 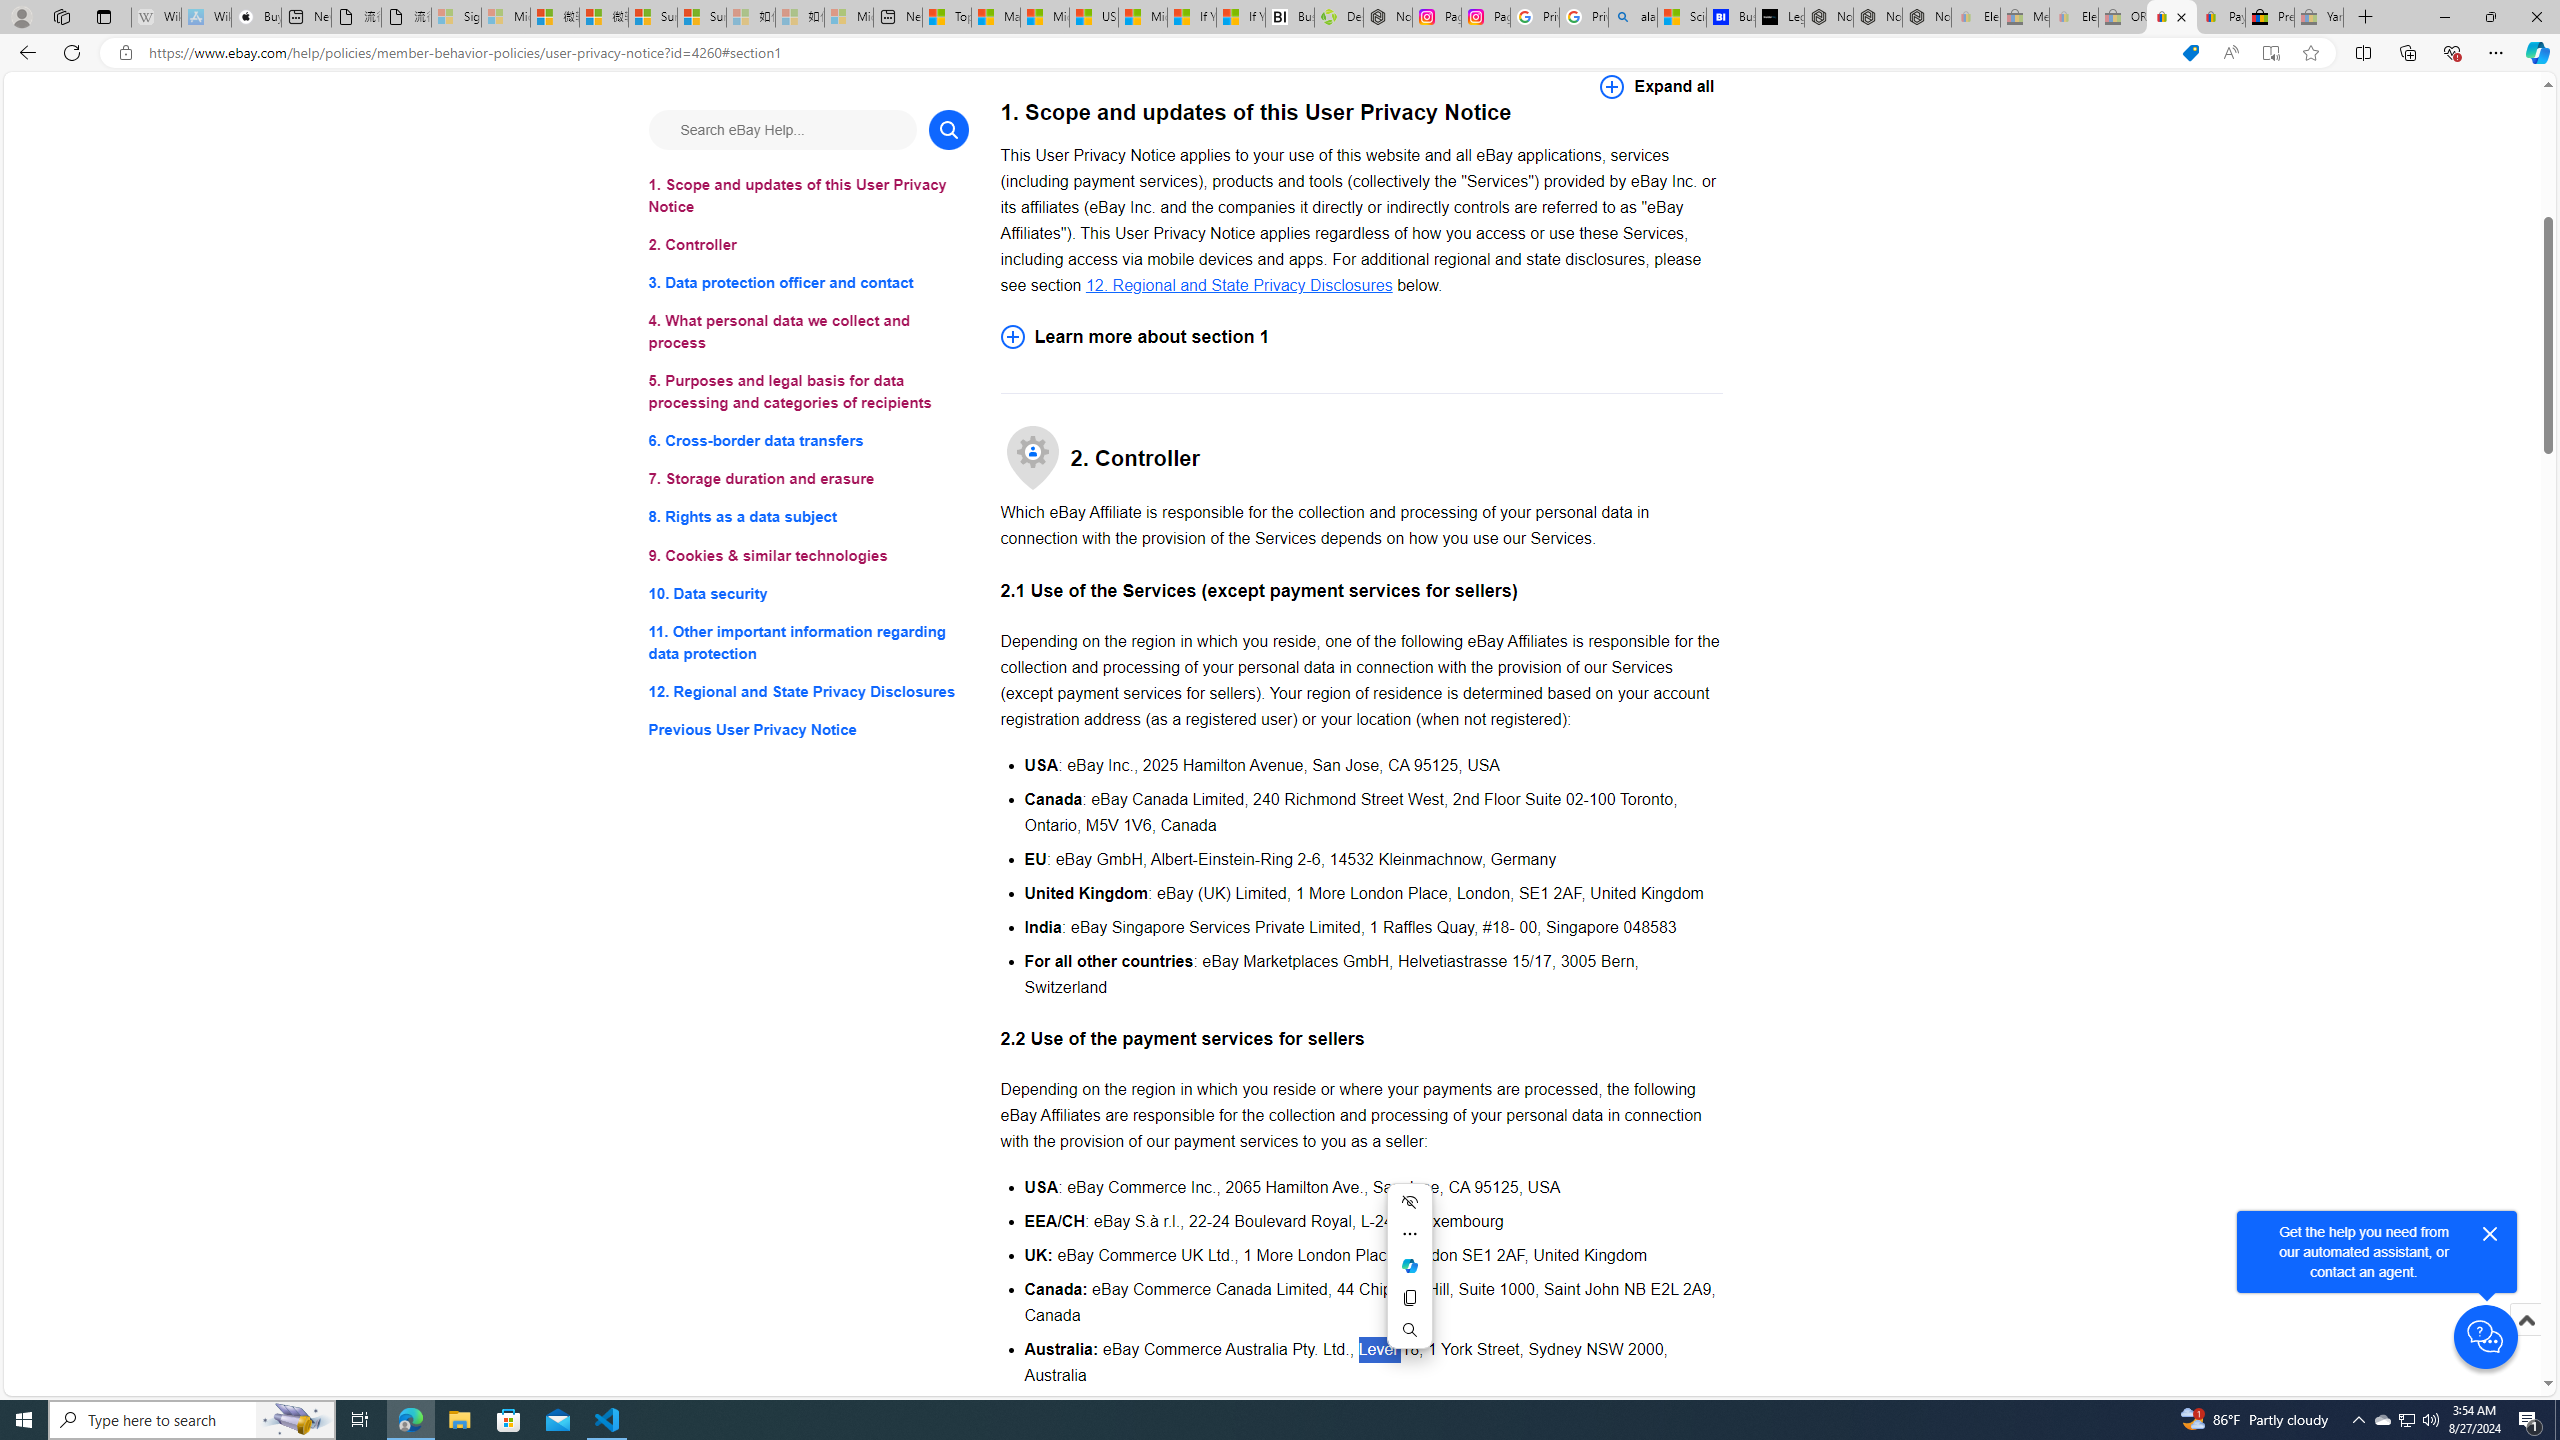 I want to click on '9. Cookies & similar technologies', so click(x=807, y=555).